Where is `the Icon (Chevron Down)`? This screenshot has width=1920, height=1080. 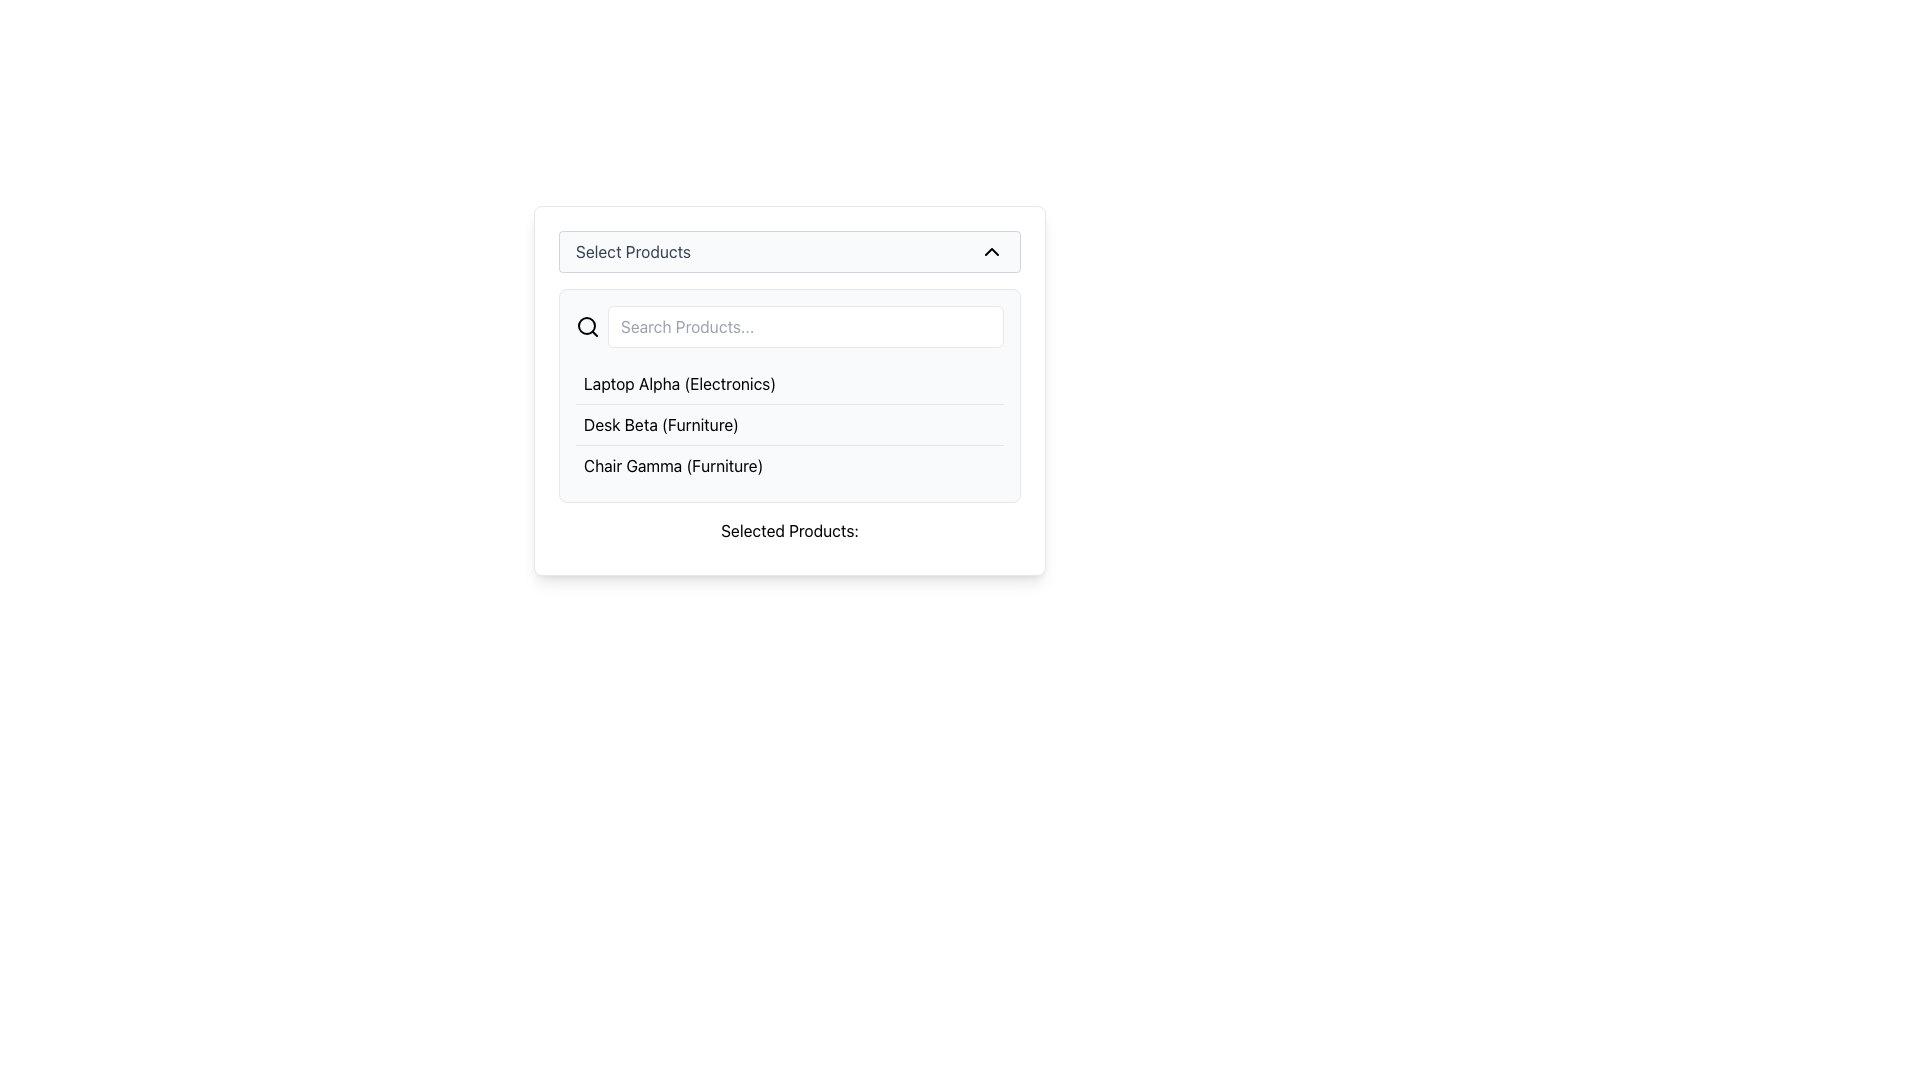
the Icon (Chevron Down) is located at coordinates (992, 250).